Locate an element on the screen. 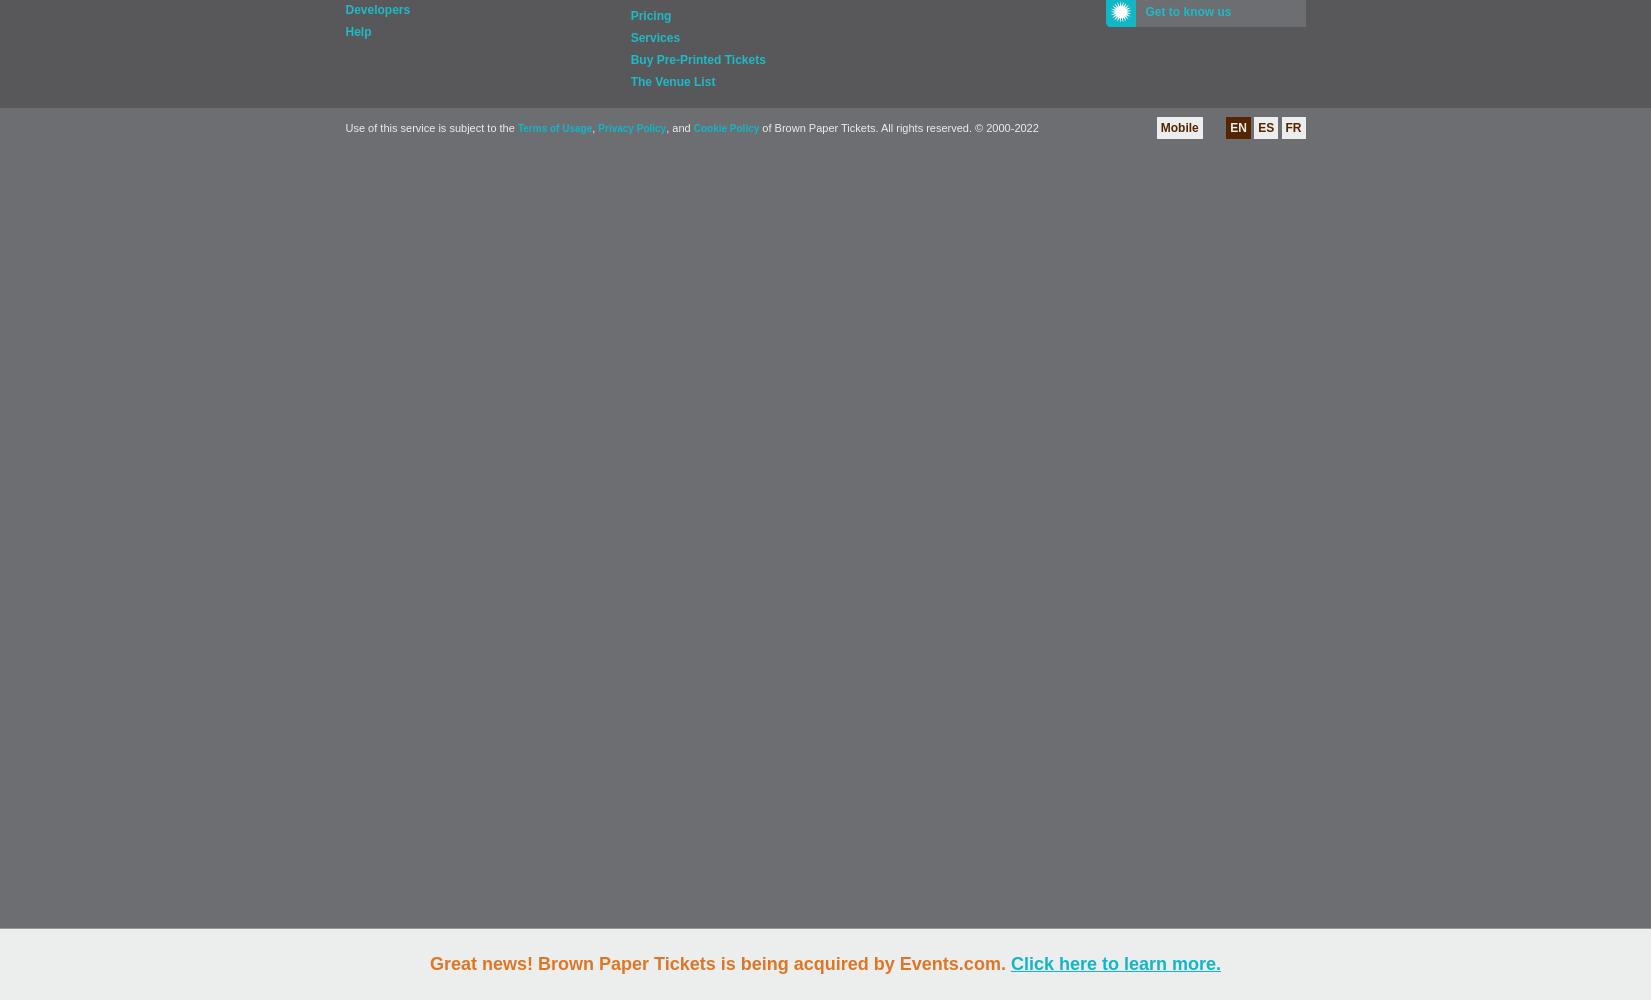 Image resolution: width=1651 pixels, height=1000 pixels. 'Services' is located at coordinates (654, 38).